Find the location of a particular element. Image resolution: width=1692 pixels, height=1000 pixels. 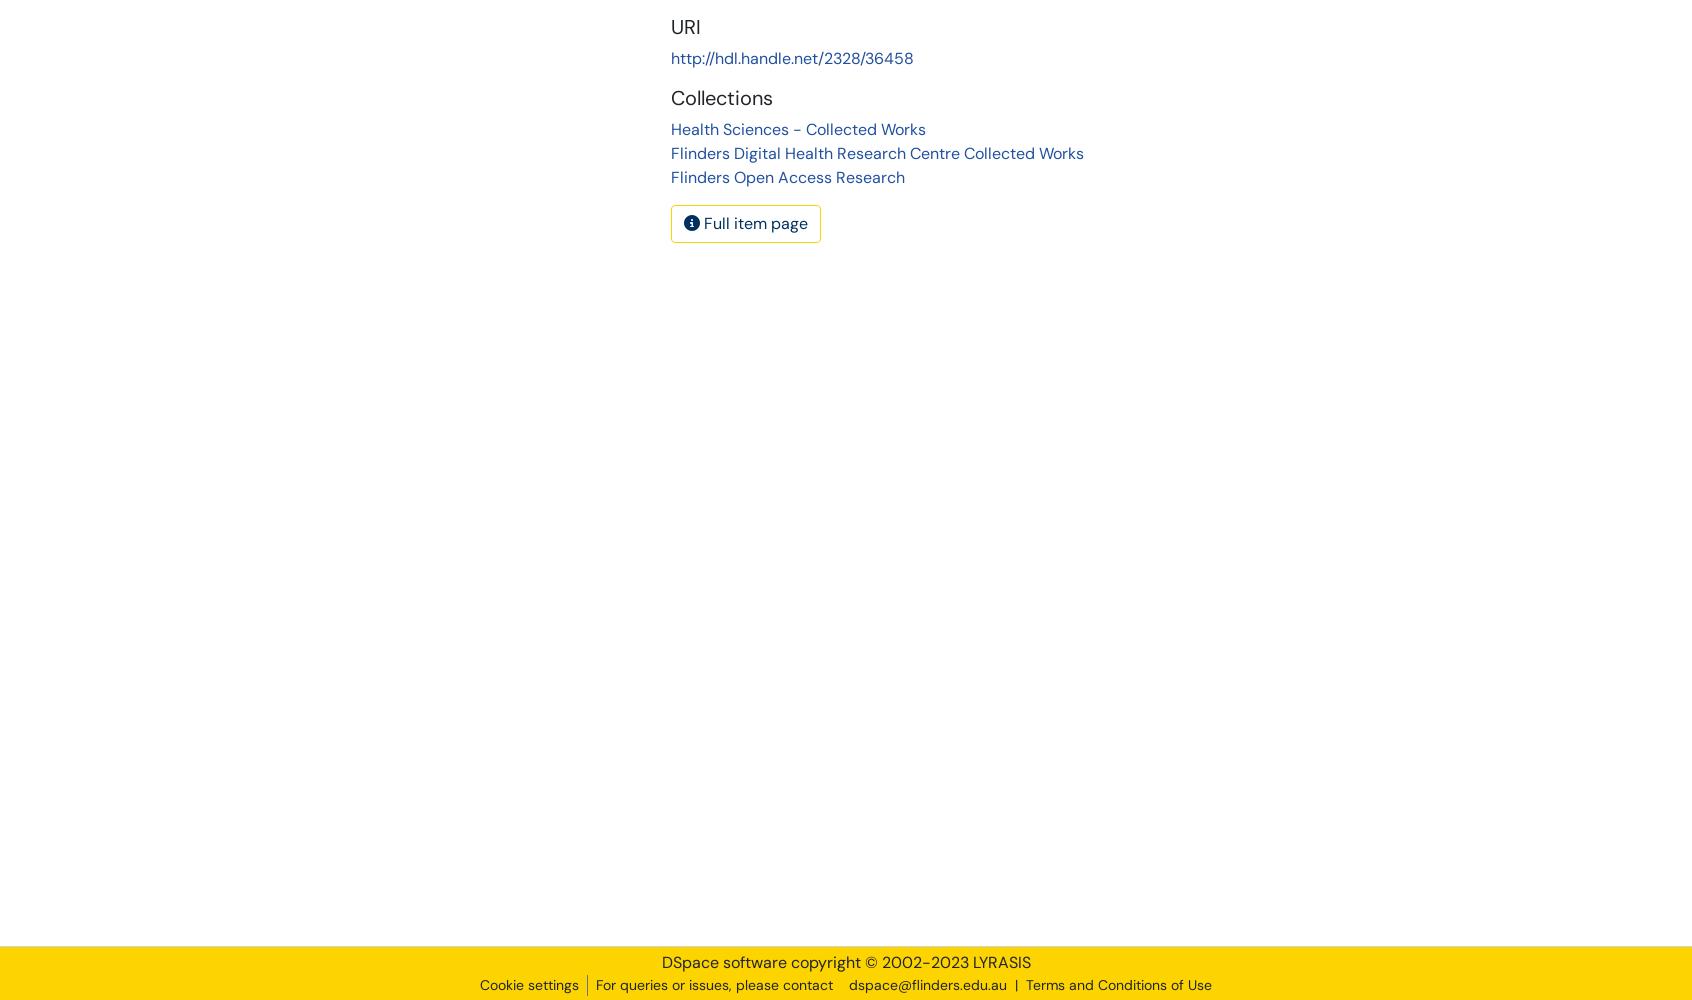

'LYRASIS' is located at coordinates (999, 961).